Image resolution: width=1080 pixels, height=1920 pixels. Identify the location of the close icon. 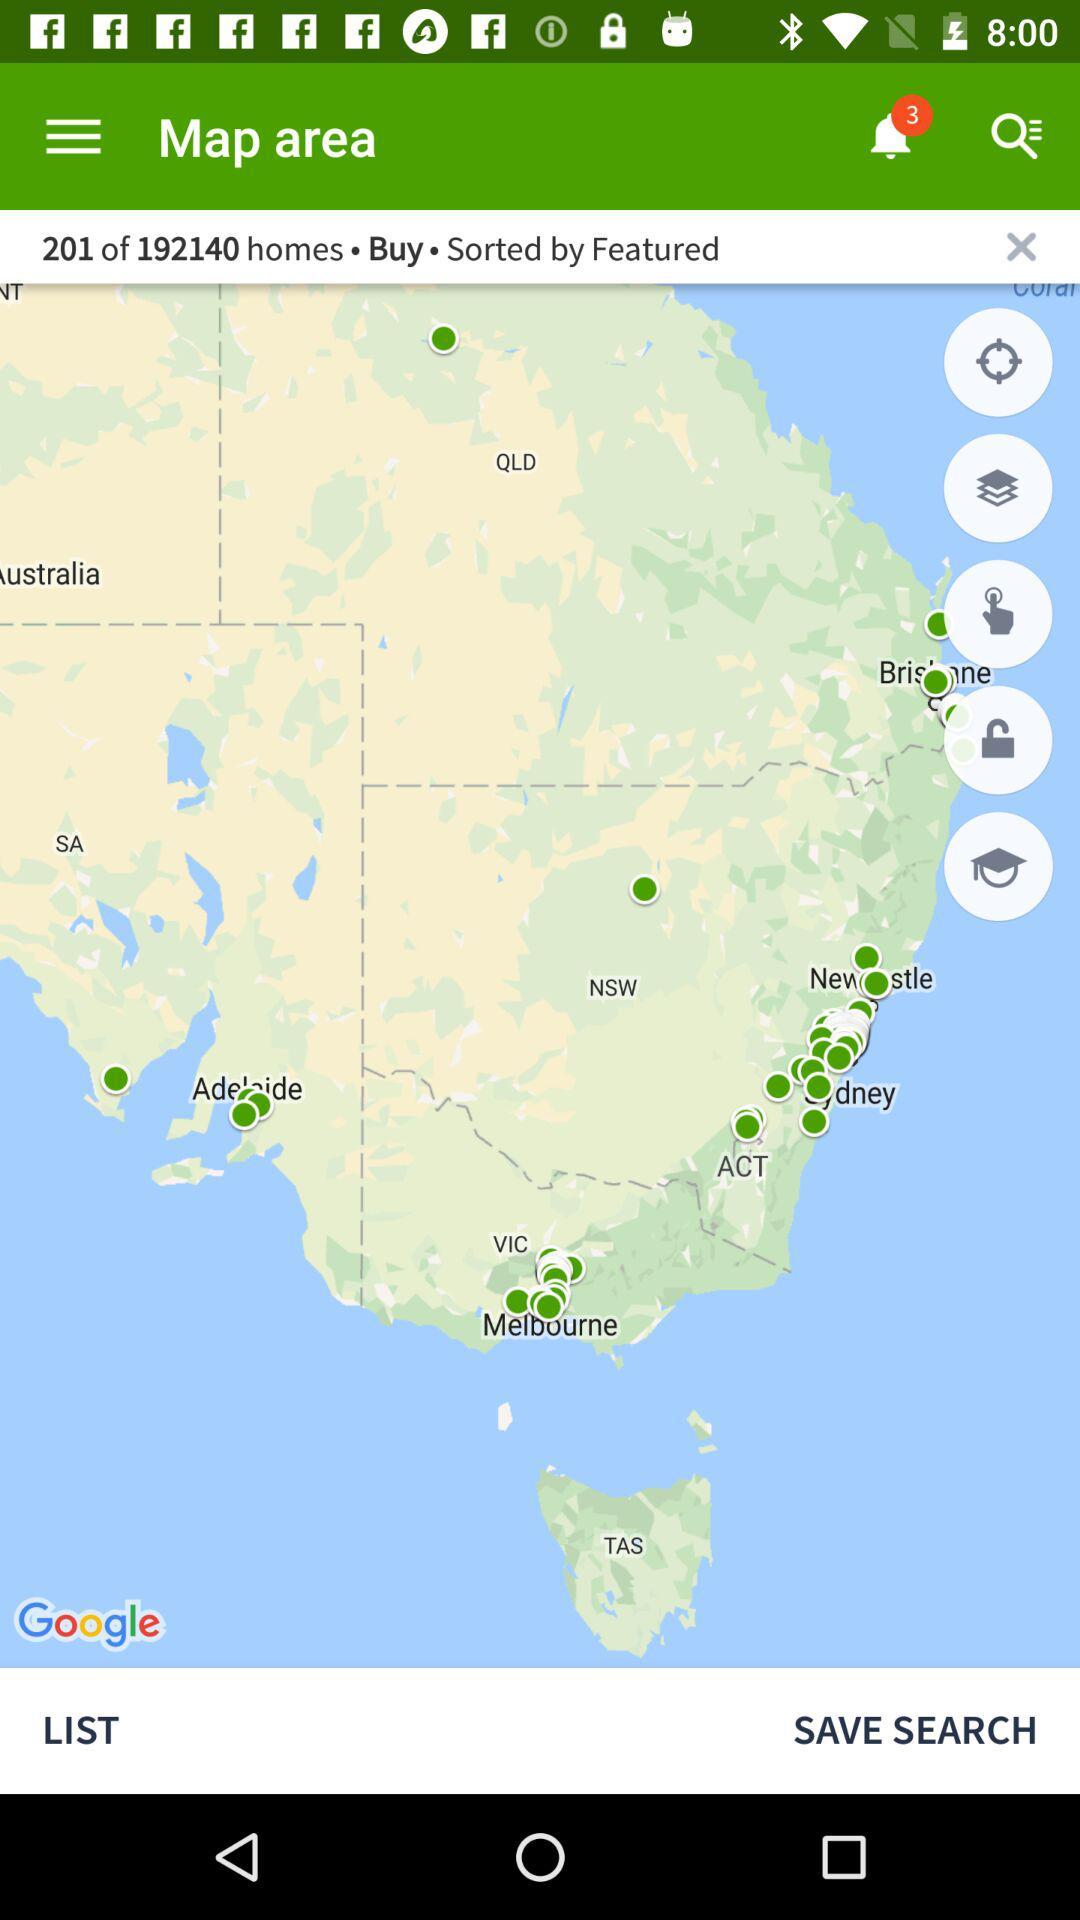
(1021, 245).